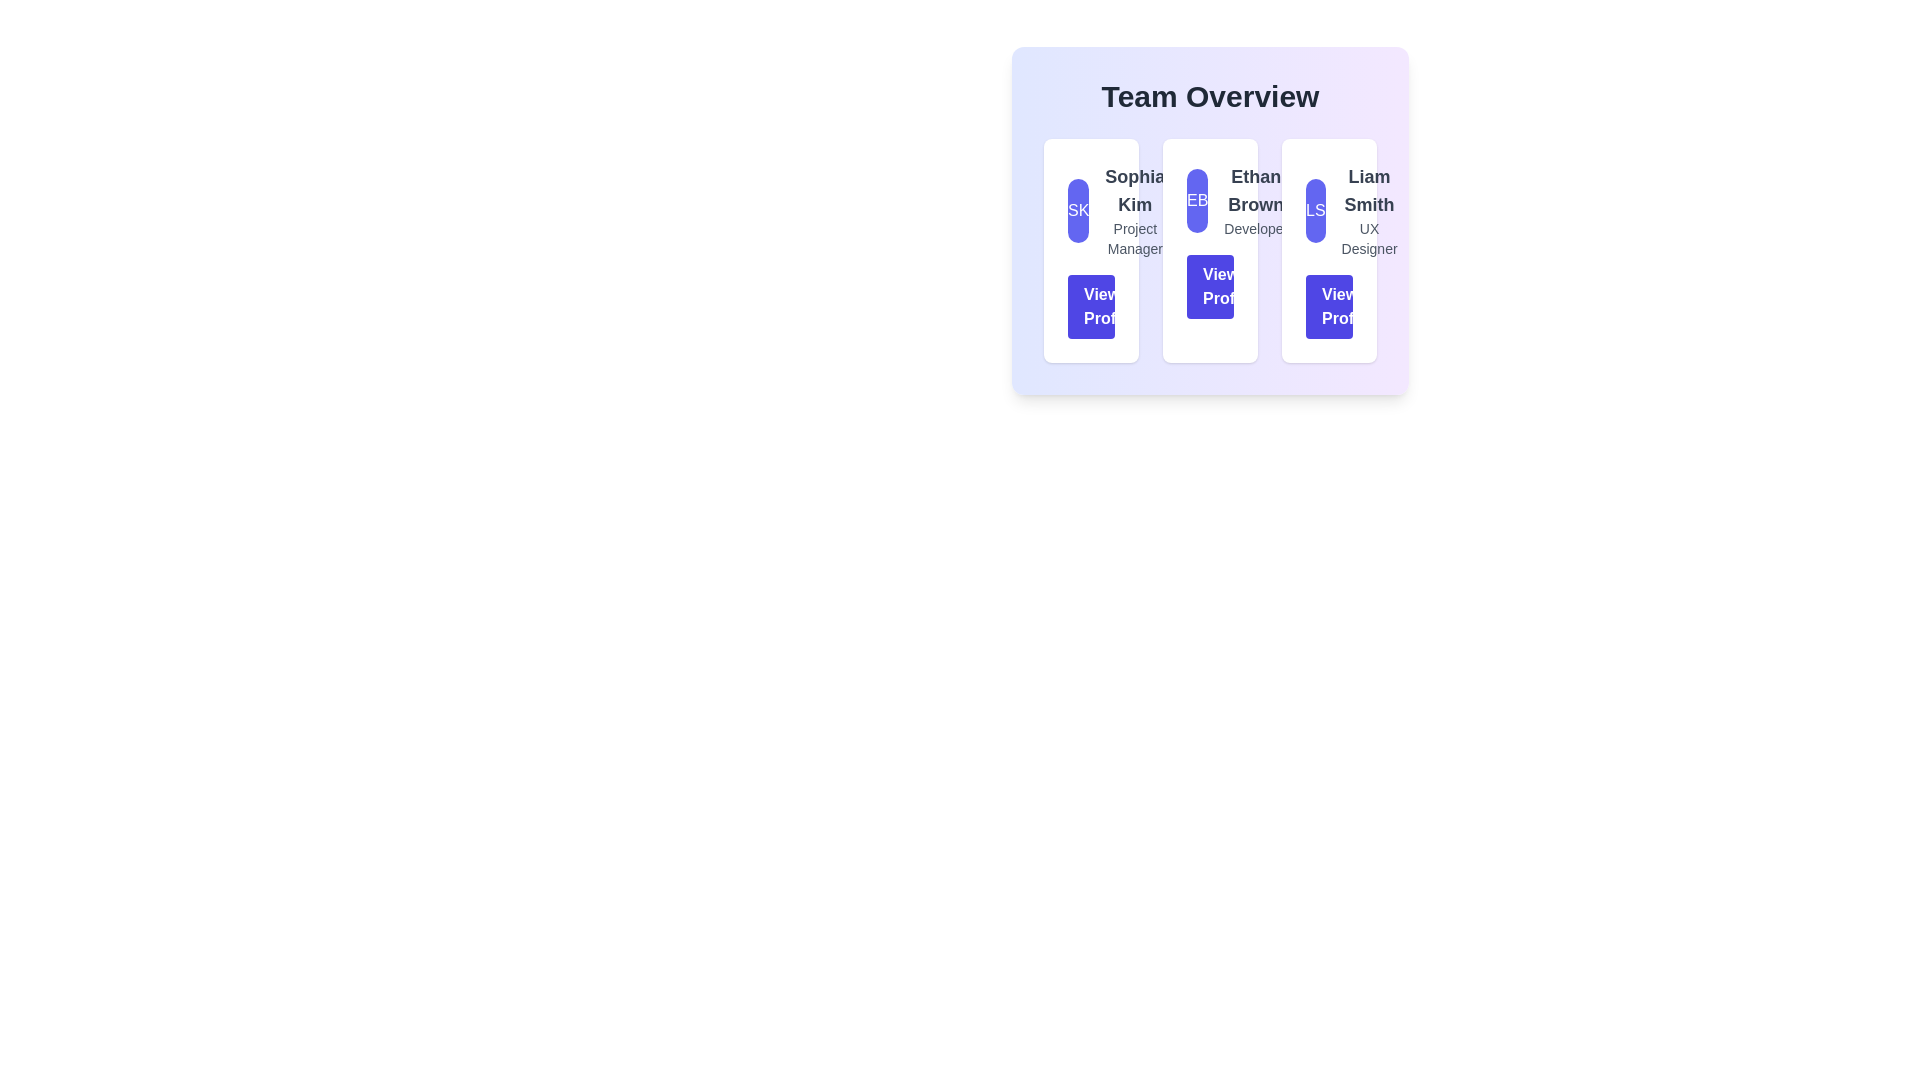  I want to click on the Text display element that shows the name 'Ethan Brown' and title 'Developer' located in the second column of the card in the 'Team Overview' section, so click(1255, 200).